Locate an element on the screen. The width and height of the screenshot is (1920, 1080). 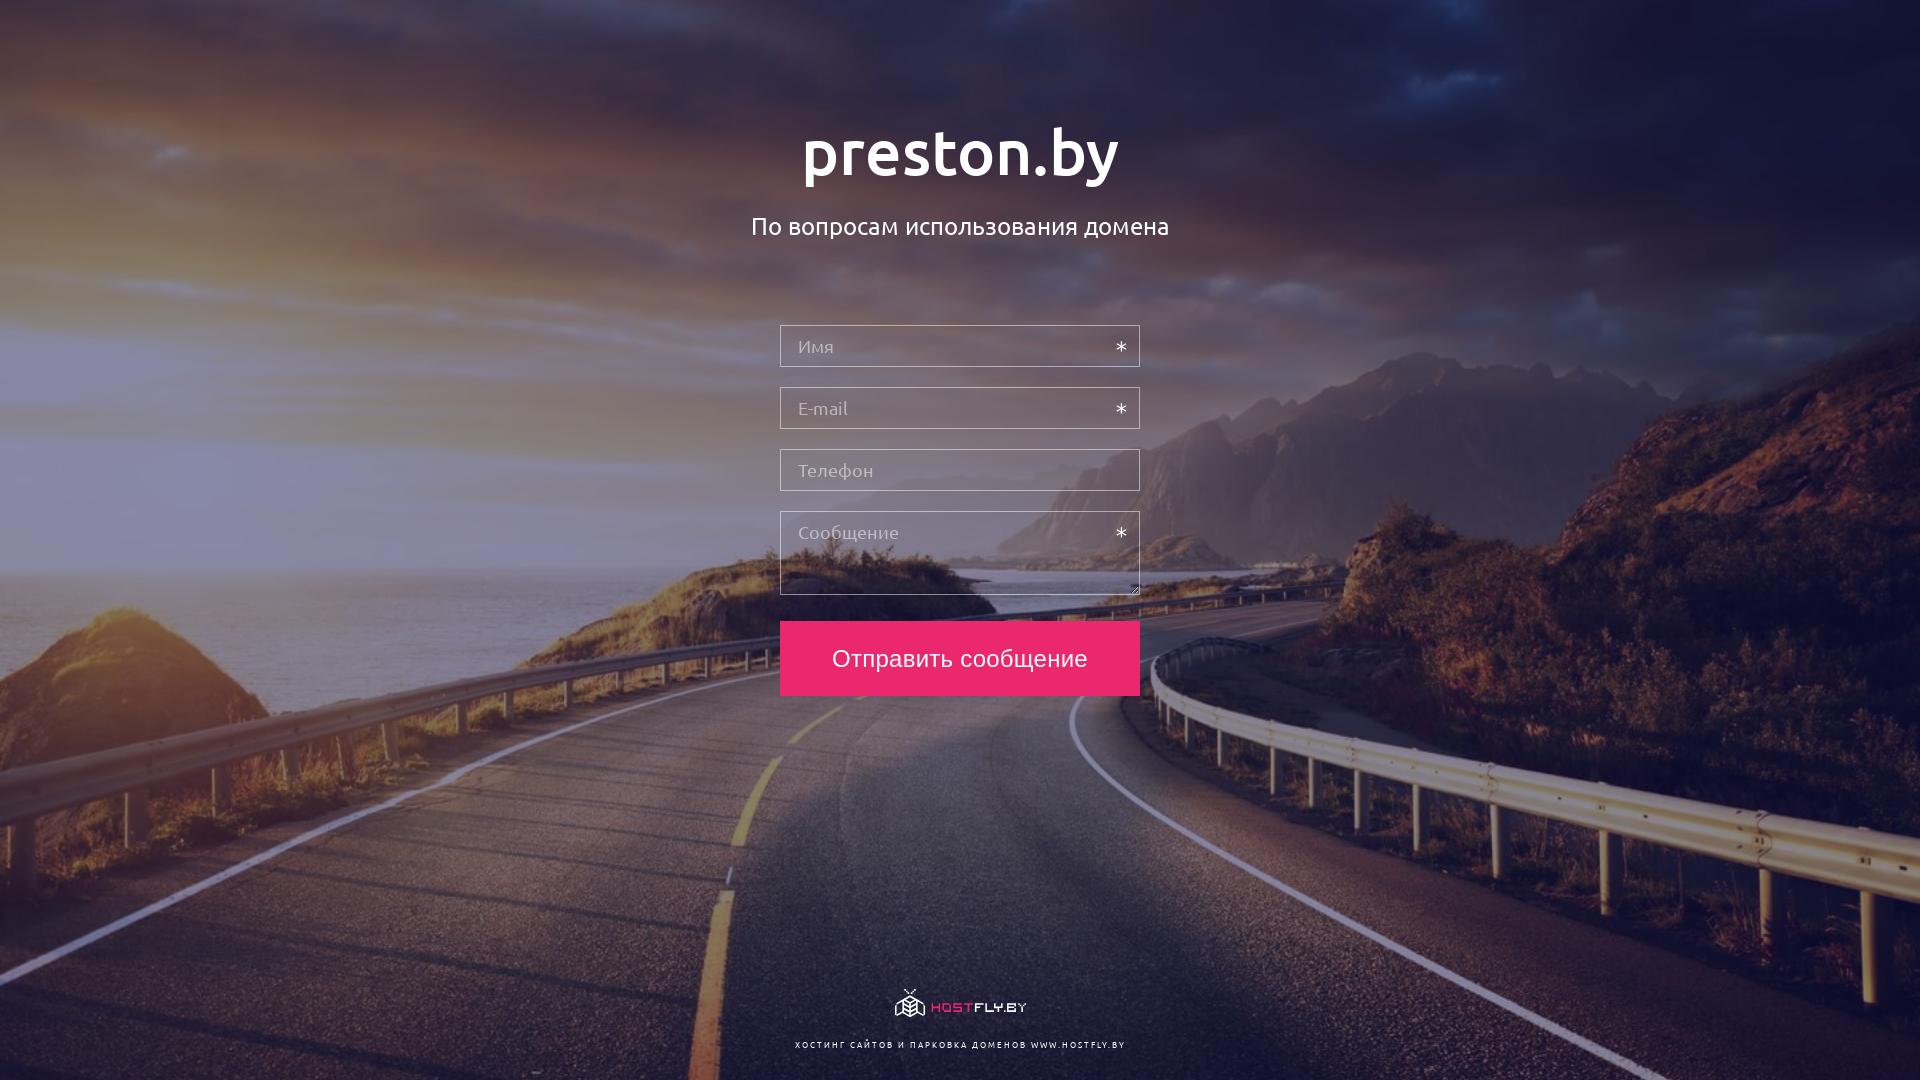
'WWW.HOSTFLY.BY' is located at coordinates (1076, 1043).